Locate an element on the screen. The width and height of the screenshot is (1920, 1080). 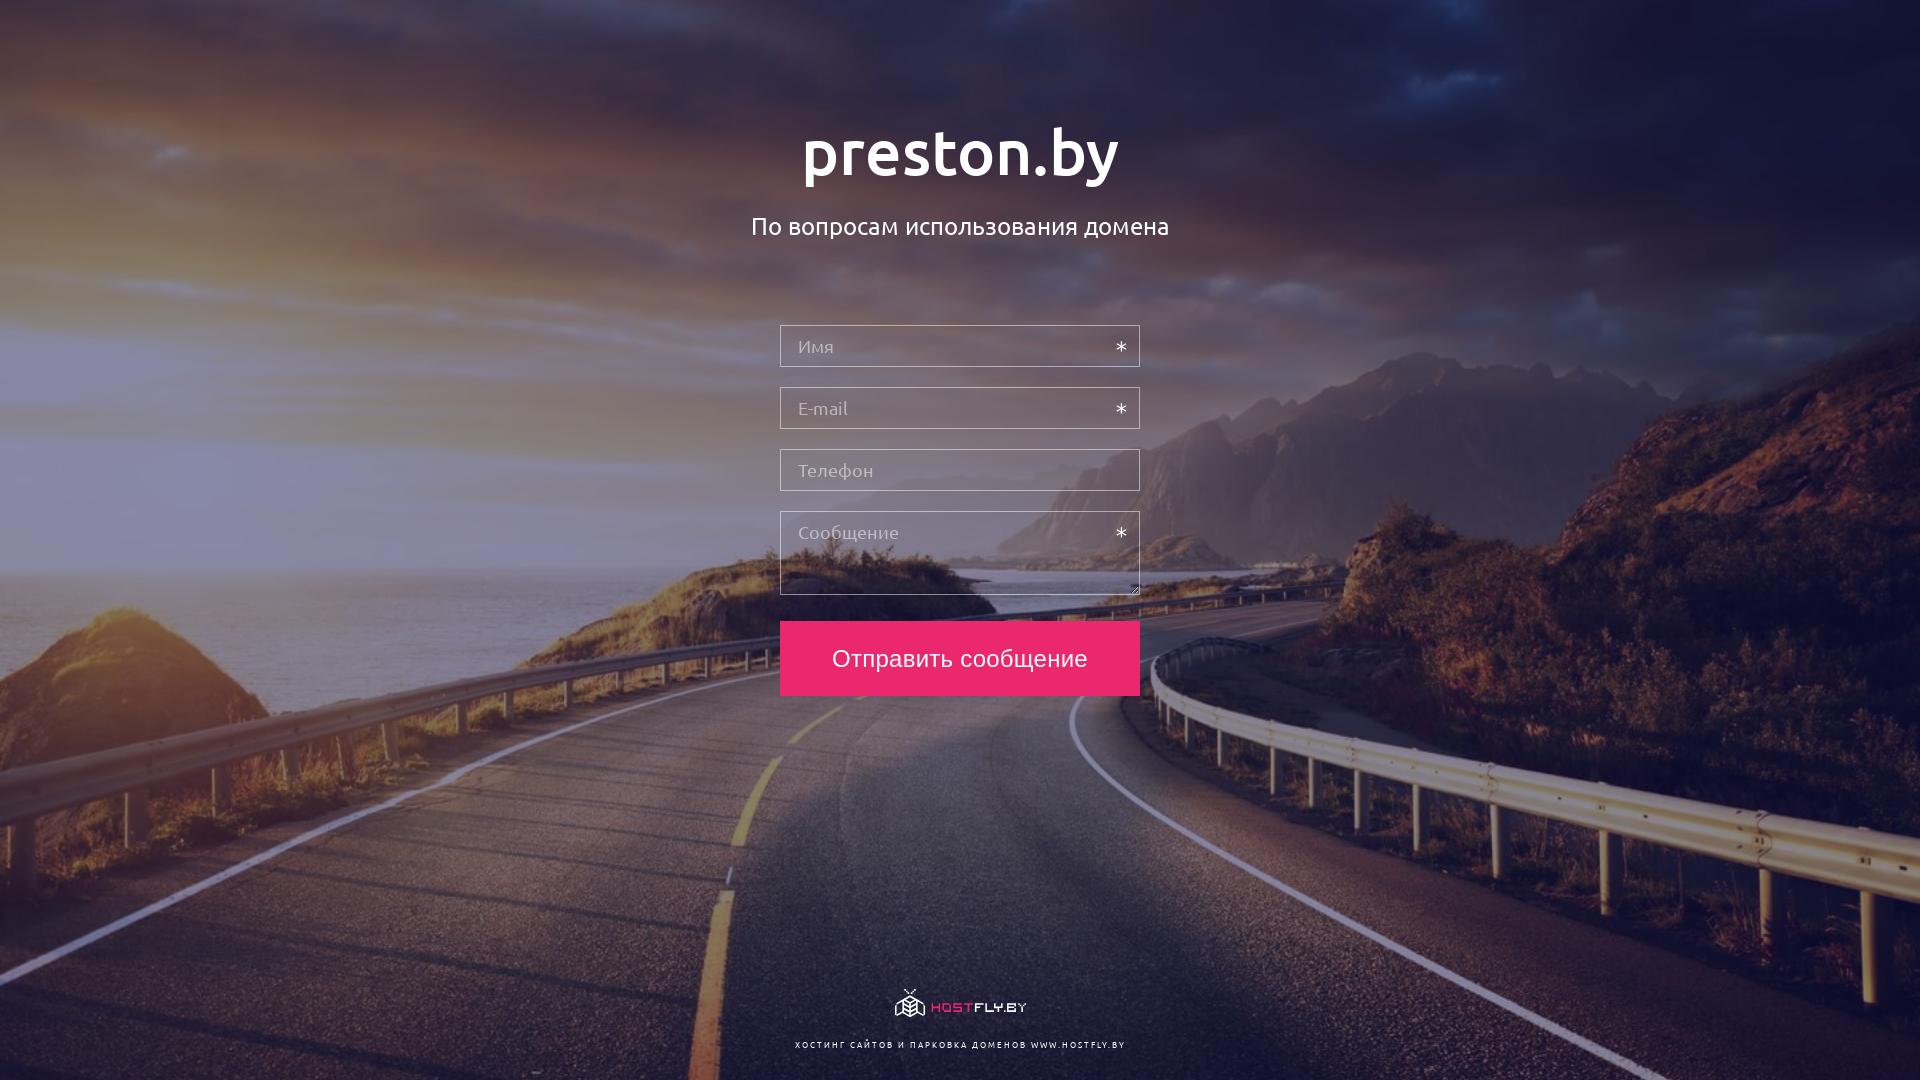
'WWW.HOSTFLY.BY' is located at coordinates (1076, 1043).